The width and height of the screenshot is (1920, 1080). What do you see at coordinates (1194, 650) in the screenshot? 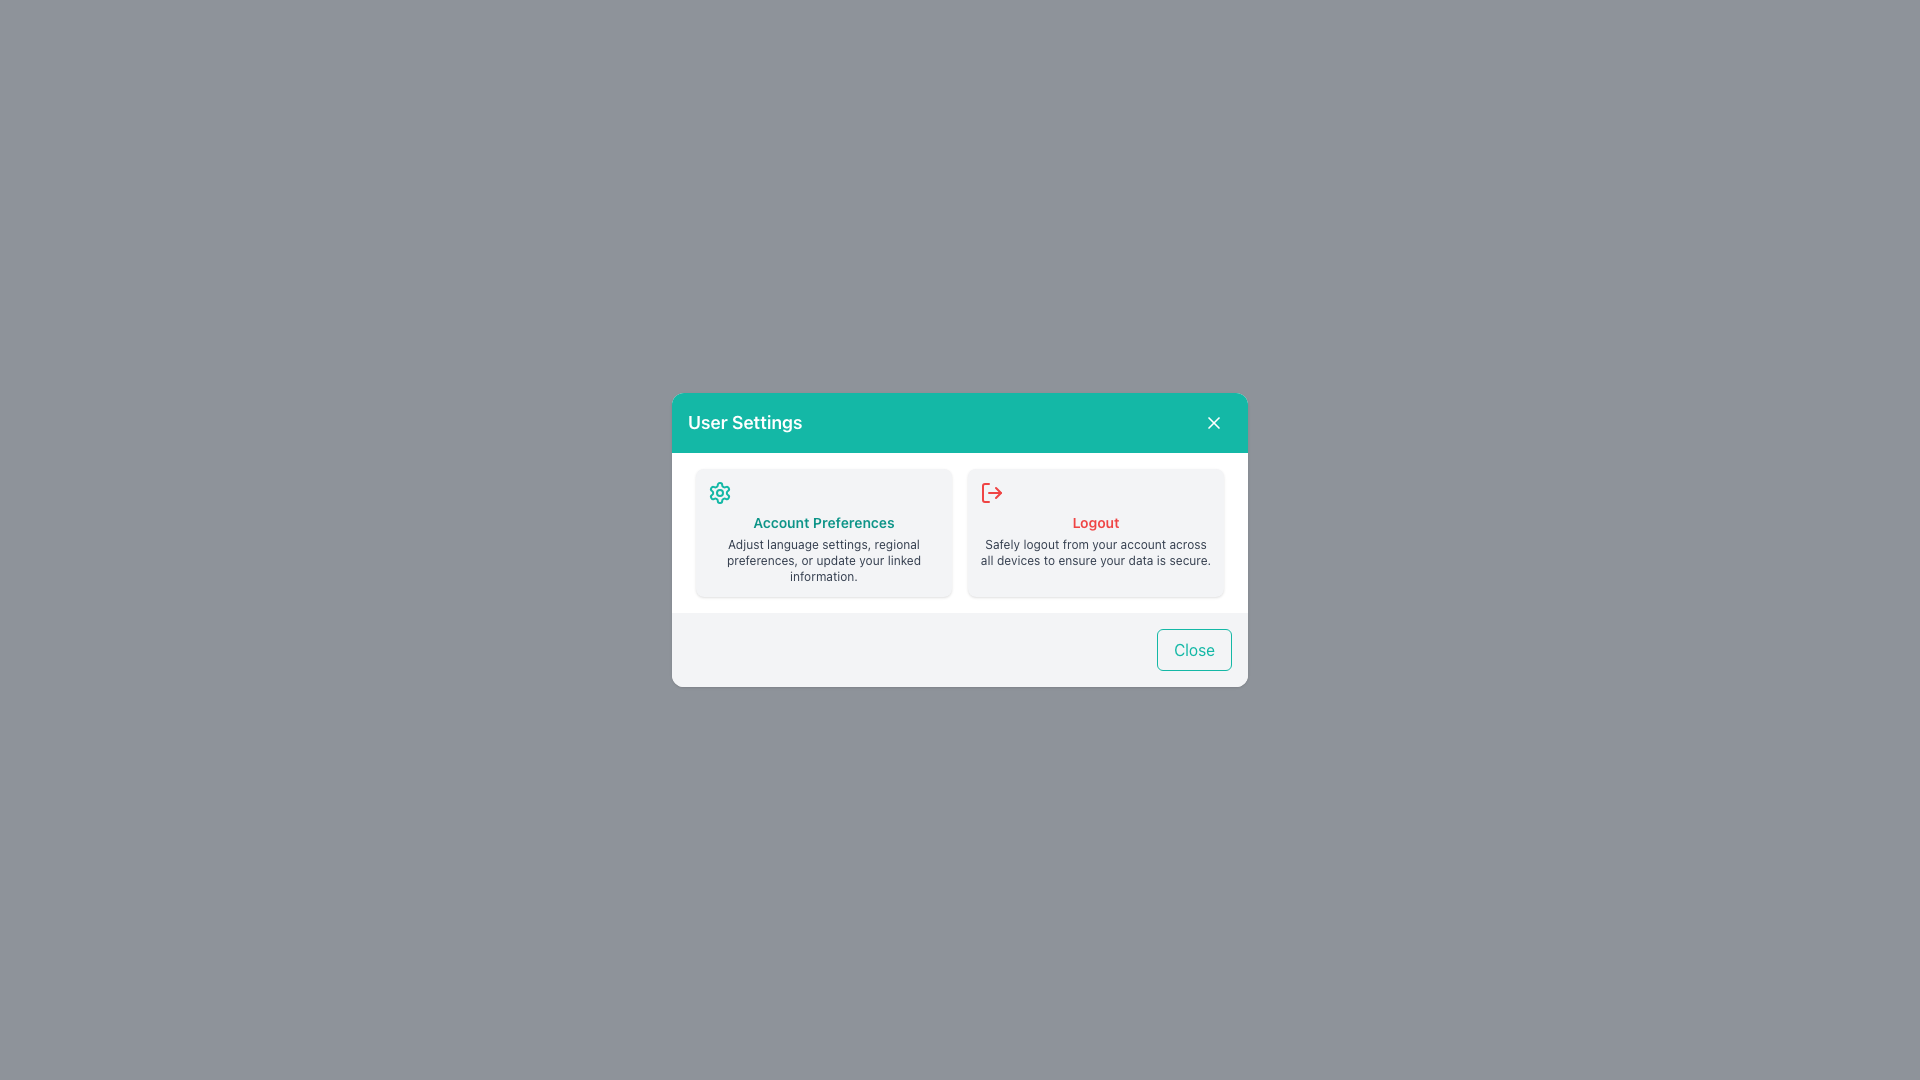
I see `the close button located at the bottom-right corner of the 'User Settings' dialog box` at bounding box center [1194, 650].